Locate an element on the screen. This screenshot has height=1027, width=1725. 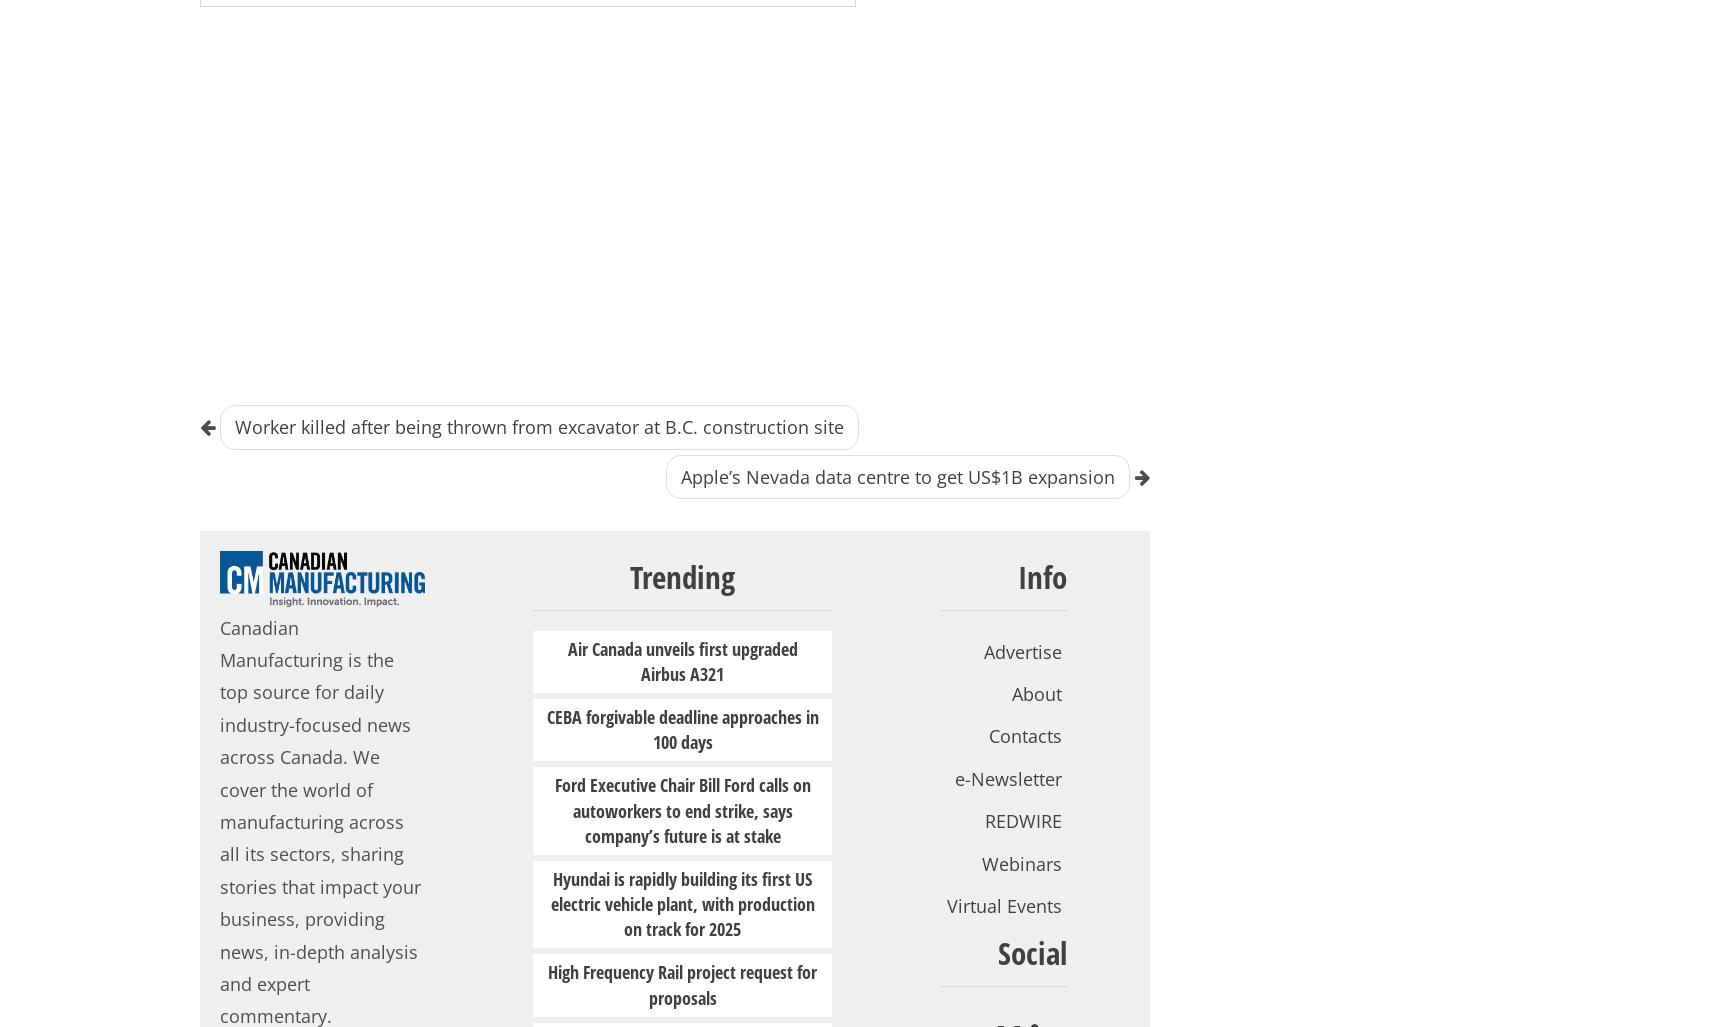
'Social' is located at coordinates (1031, 952).